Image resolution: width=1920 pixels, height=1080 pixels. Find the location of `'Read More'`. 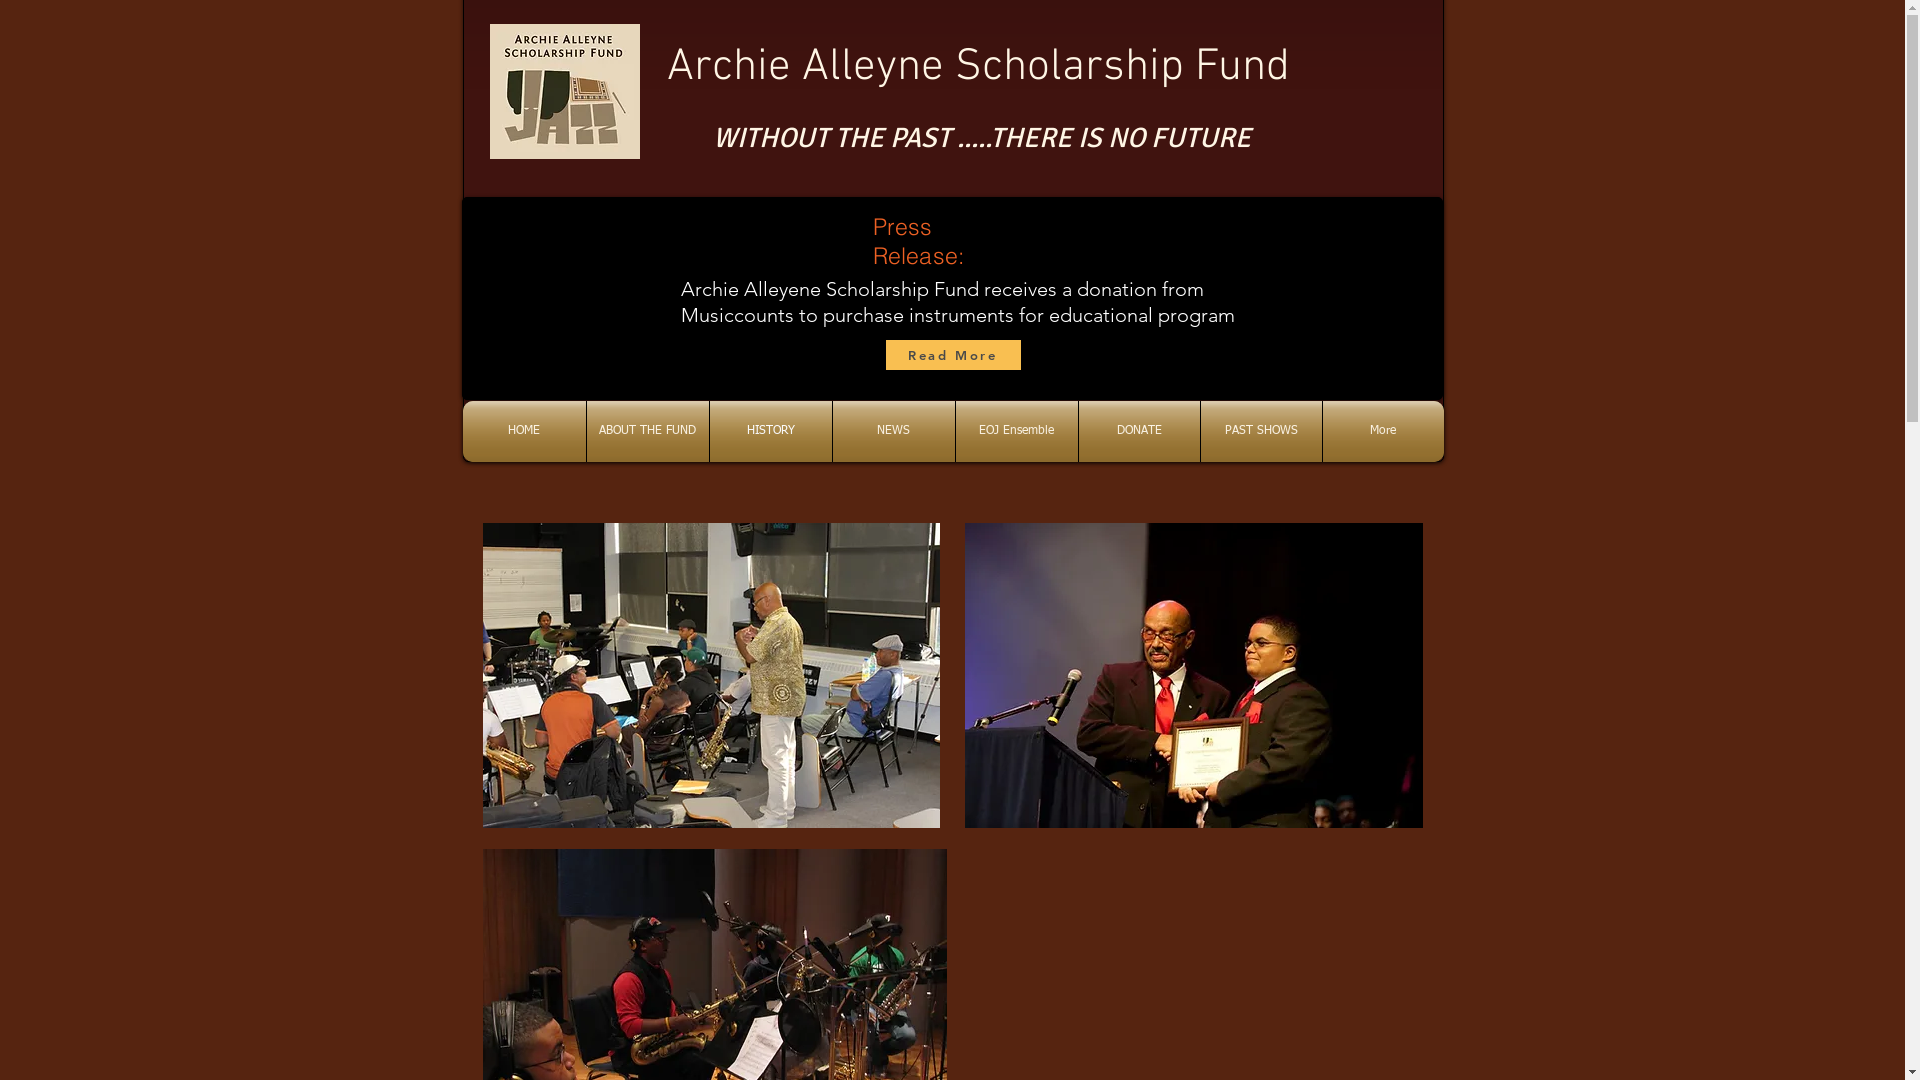

'Read More' is located at coordinates (952, 353).